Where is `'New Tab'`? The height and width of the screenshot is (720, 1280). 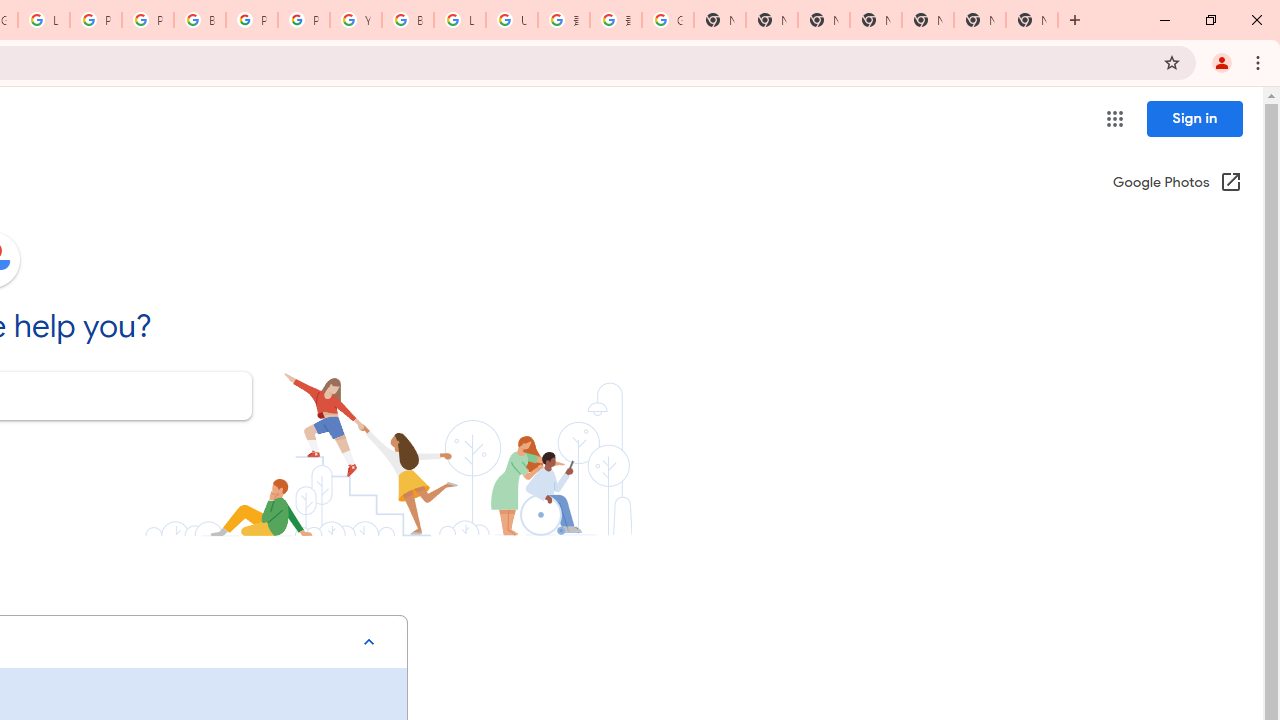
'New Tab' is located at coordinates (1032, 20).